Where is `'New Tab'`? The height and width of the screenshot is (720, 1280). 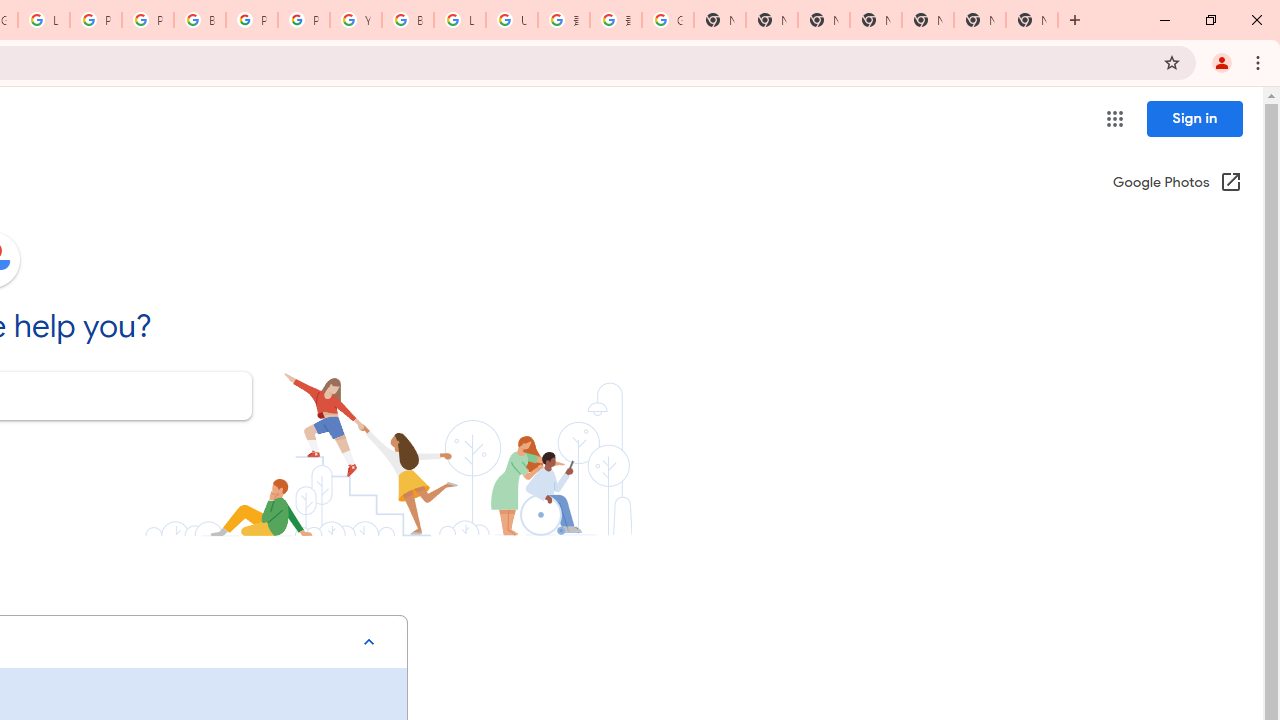
'New Tab' is located at coordinates (1032, 20).